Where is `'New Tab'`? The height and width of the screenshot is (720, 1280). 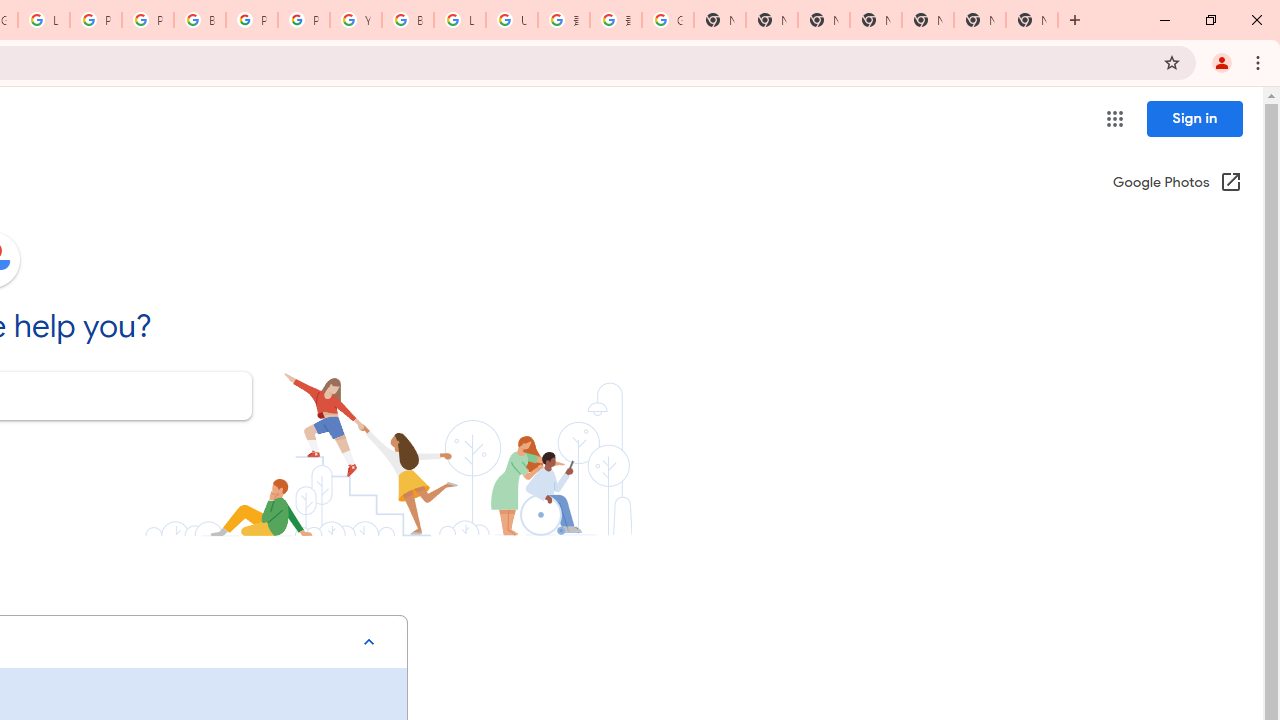
'New Tab' is located at coordinates (1032, 20).